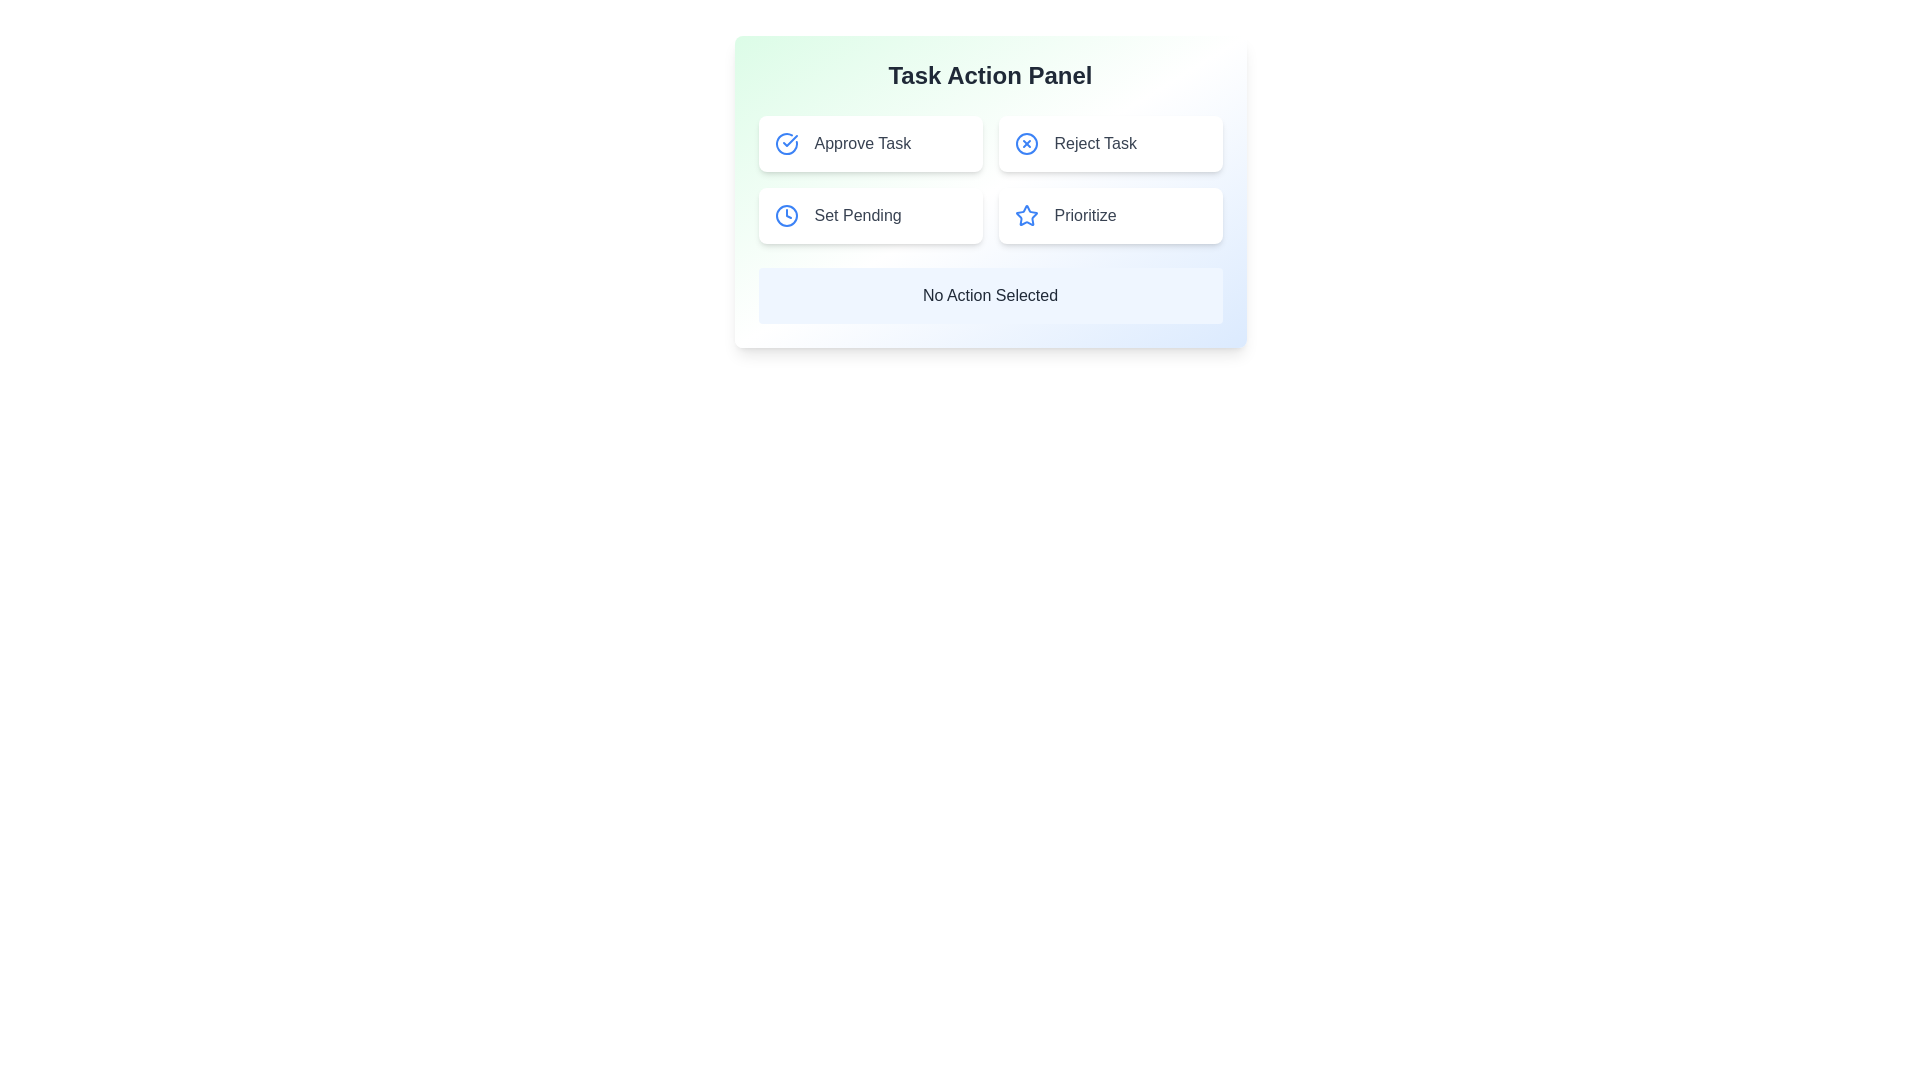  What do you see at coordinates (1109, 216) in the screenshot?
I see `the 'Prioritize' button located at the bottom-right of the grid layout` at bounding box center [1109, 216].